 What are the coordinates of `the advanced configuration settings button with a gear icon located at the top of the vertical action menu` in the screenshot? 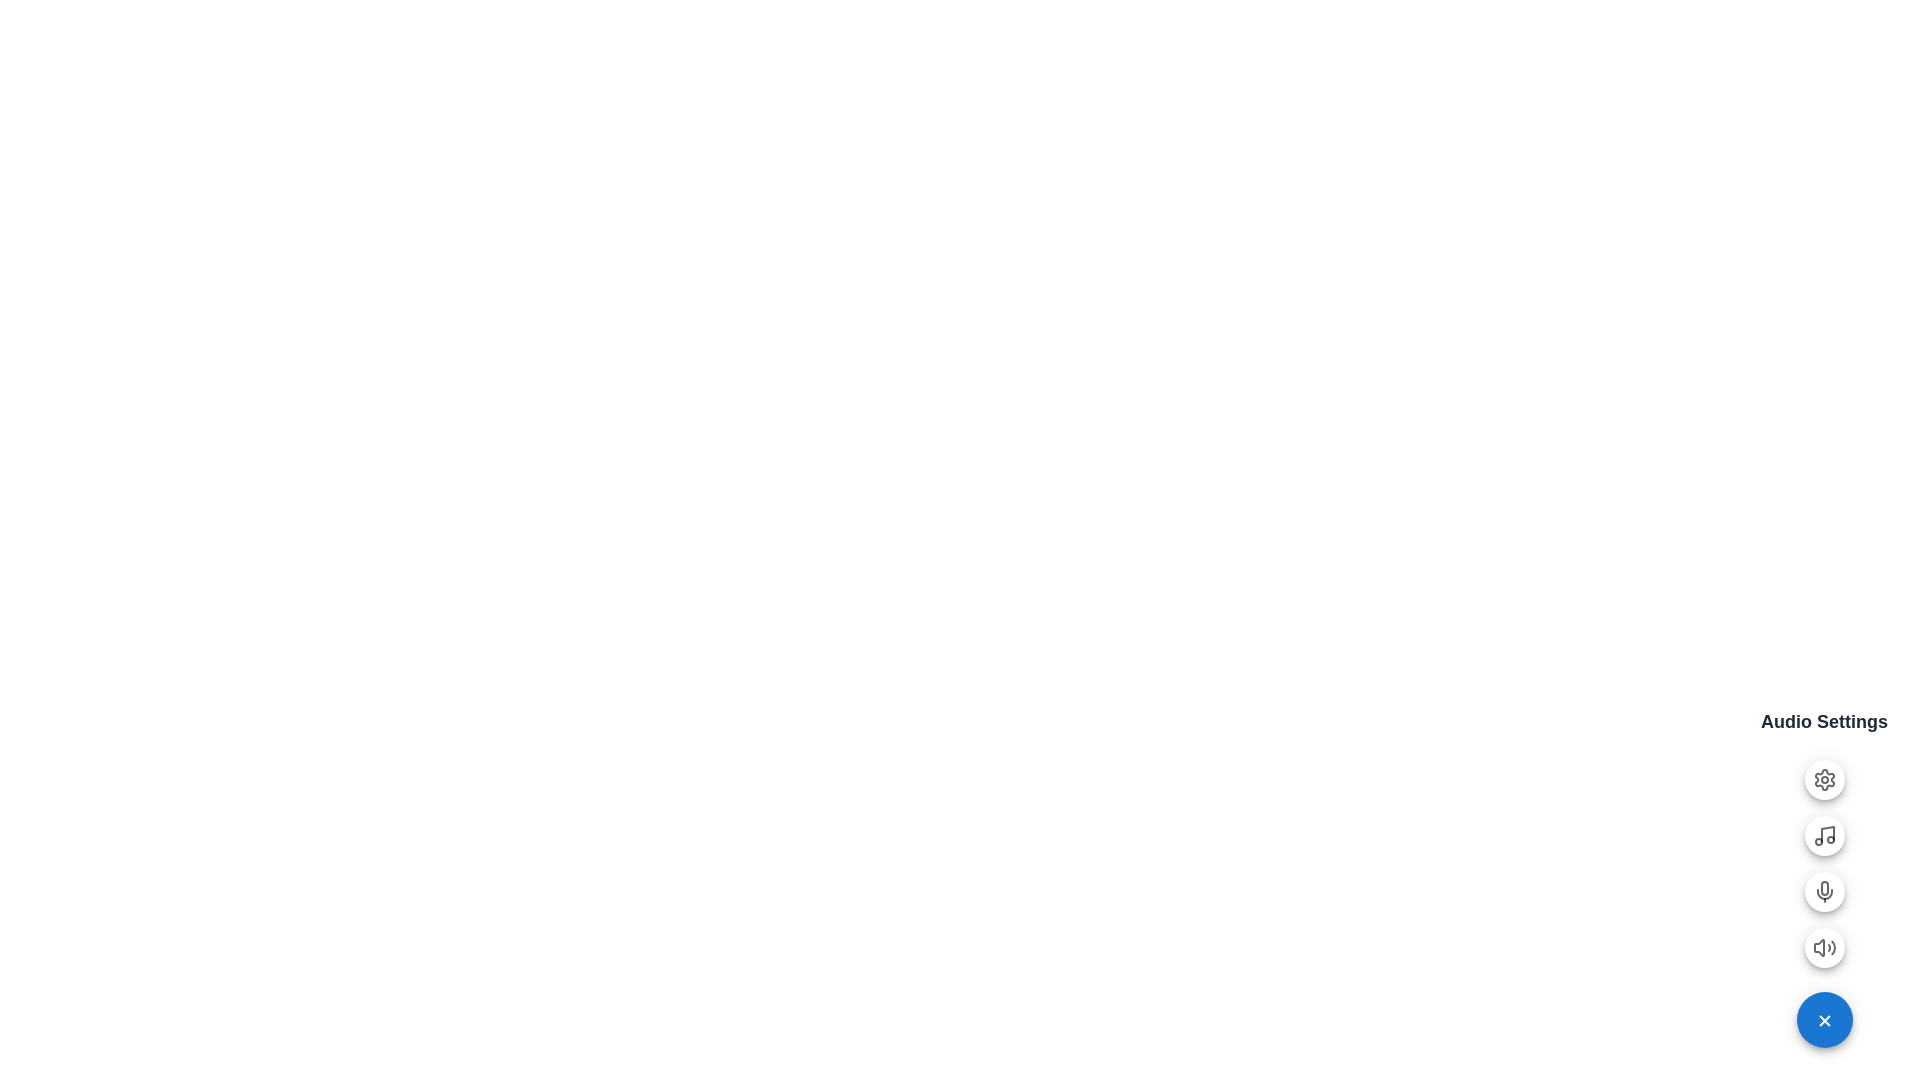 It's located at (1824, 778).